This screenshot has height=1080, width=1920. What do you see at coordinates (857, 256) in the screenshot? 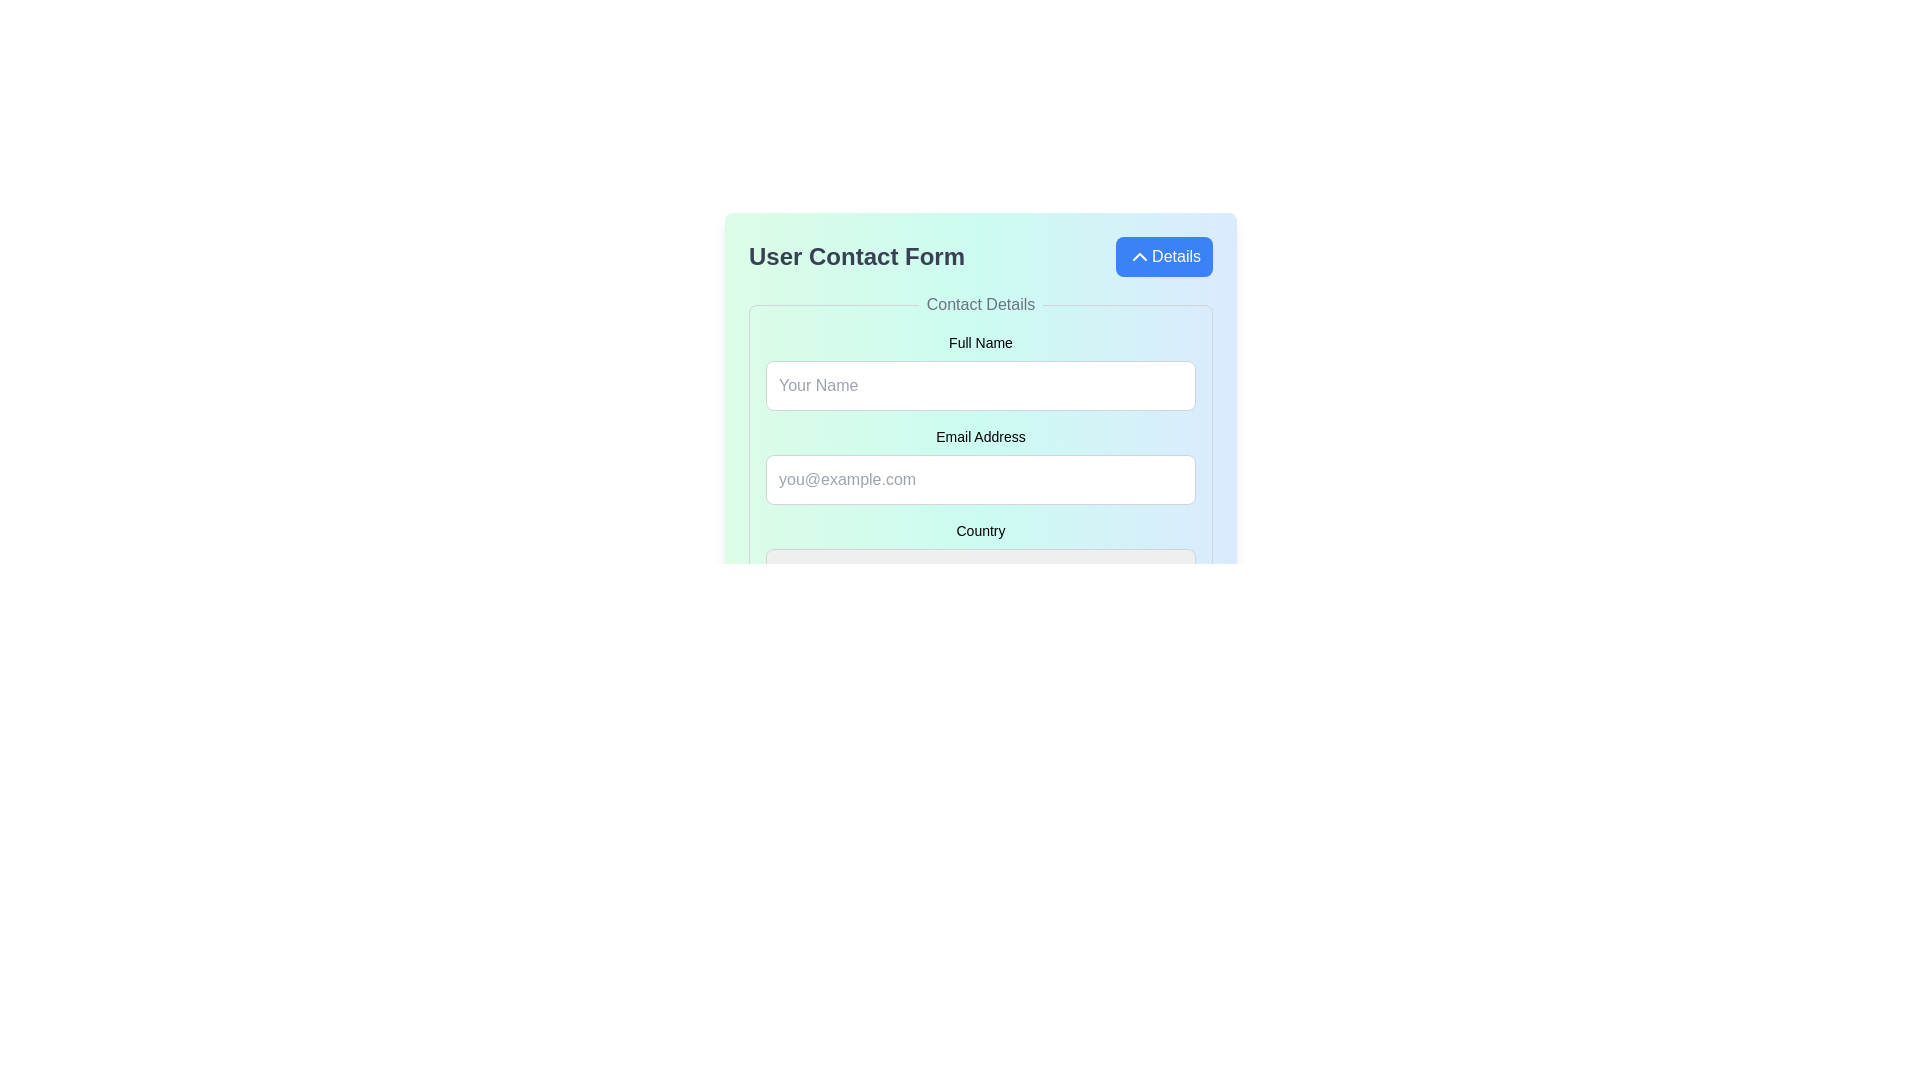
I see `the 'User Contact Form' text label header, which is prominently displayed at the top of the section, styled with a large bold font and grayish color` at bounding box center [857, 256].